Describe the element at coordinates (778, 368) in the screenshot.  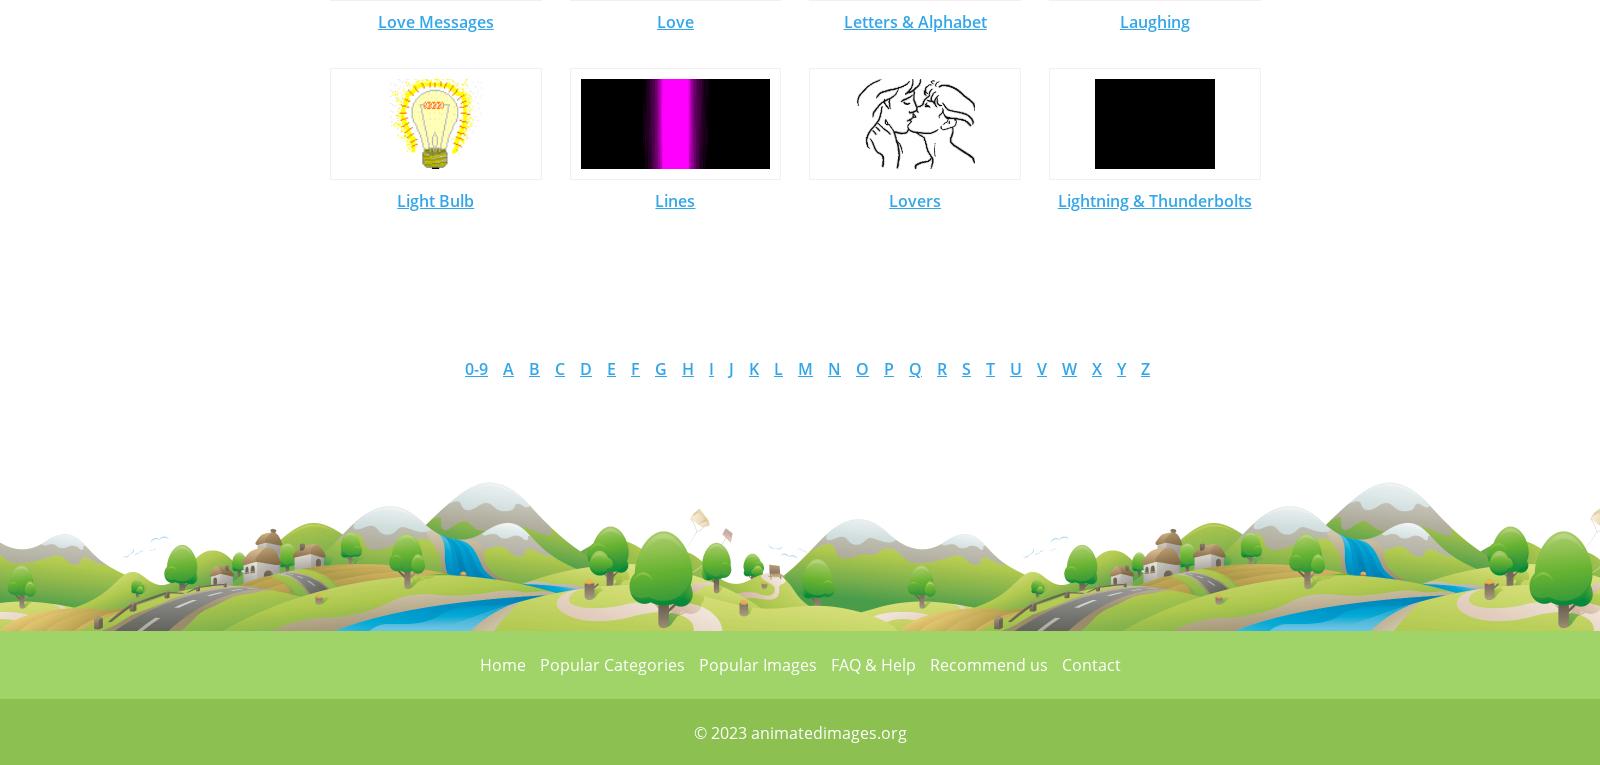
I see `'L'` at that location.